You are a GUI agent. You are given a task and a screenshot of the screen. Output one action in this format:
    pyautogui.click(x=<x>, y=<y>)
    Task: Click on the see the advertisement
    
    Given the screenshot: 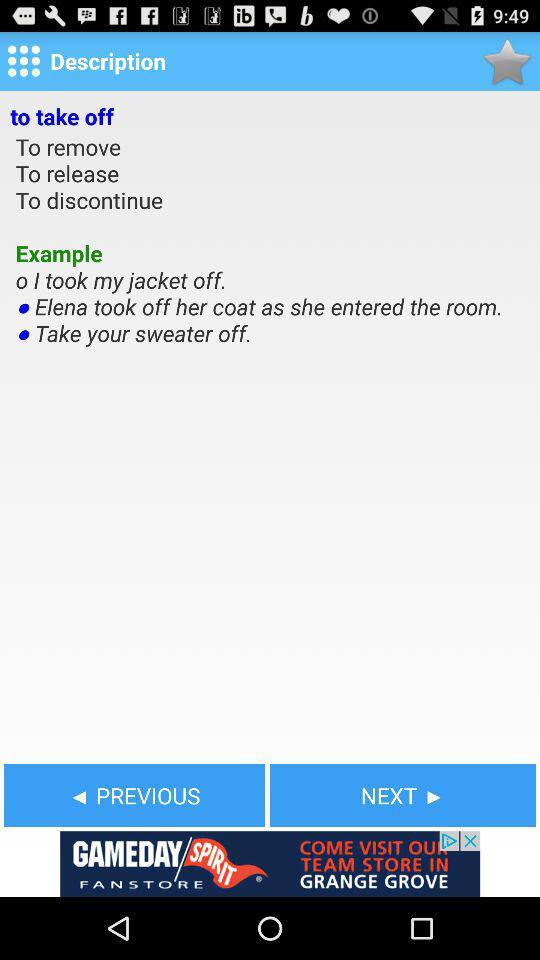 What is the action you would take?
    pyautogui.click(x=270, y=863)
    